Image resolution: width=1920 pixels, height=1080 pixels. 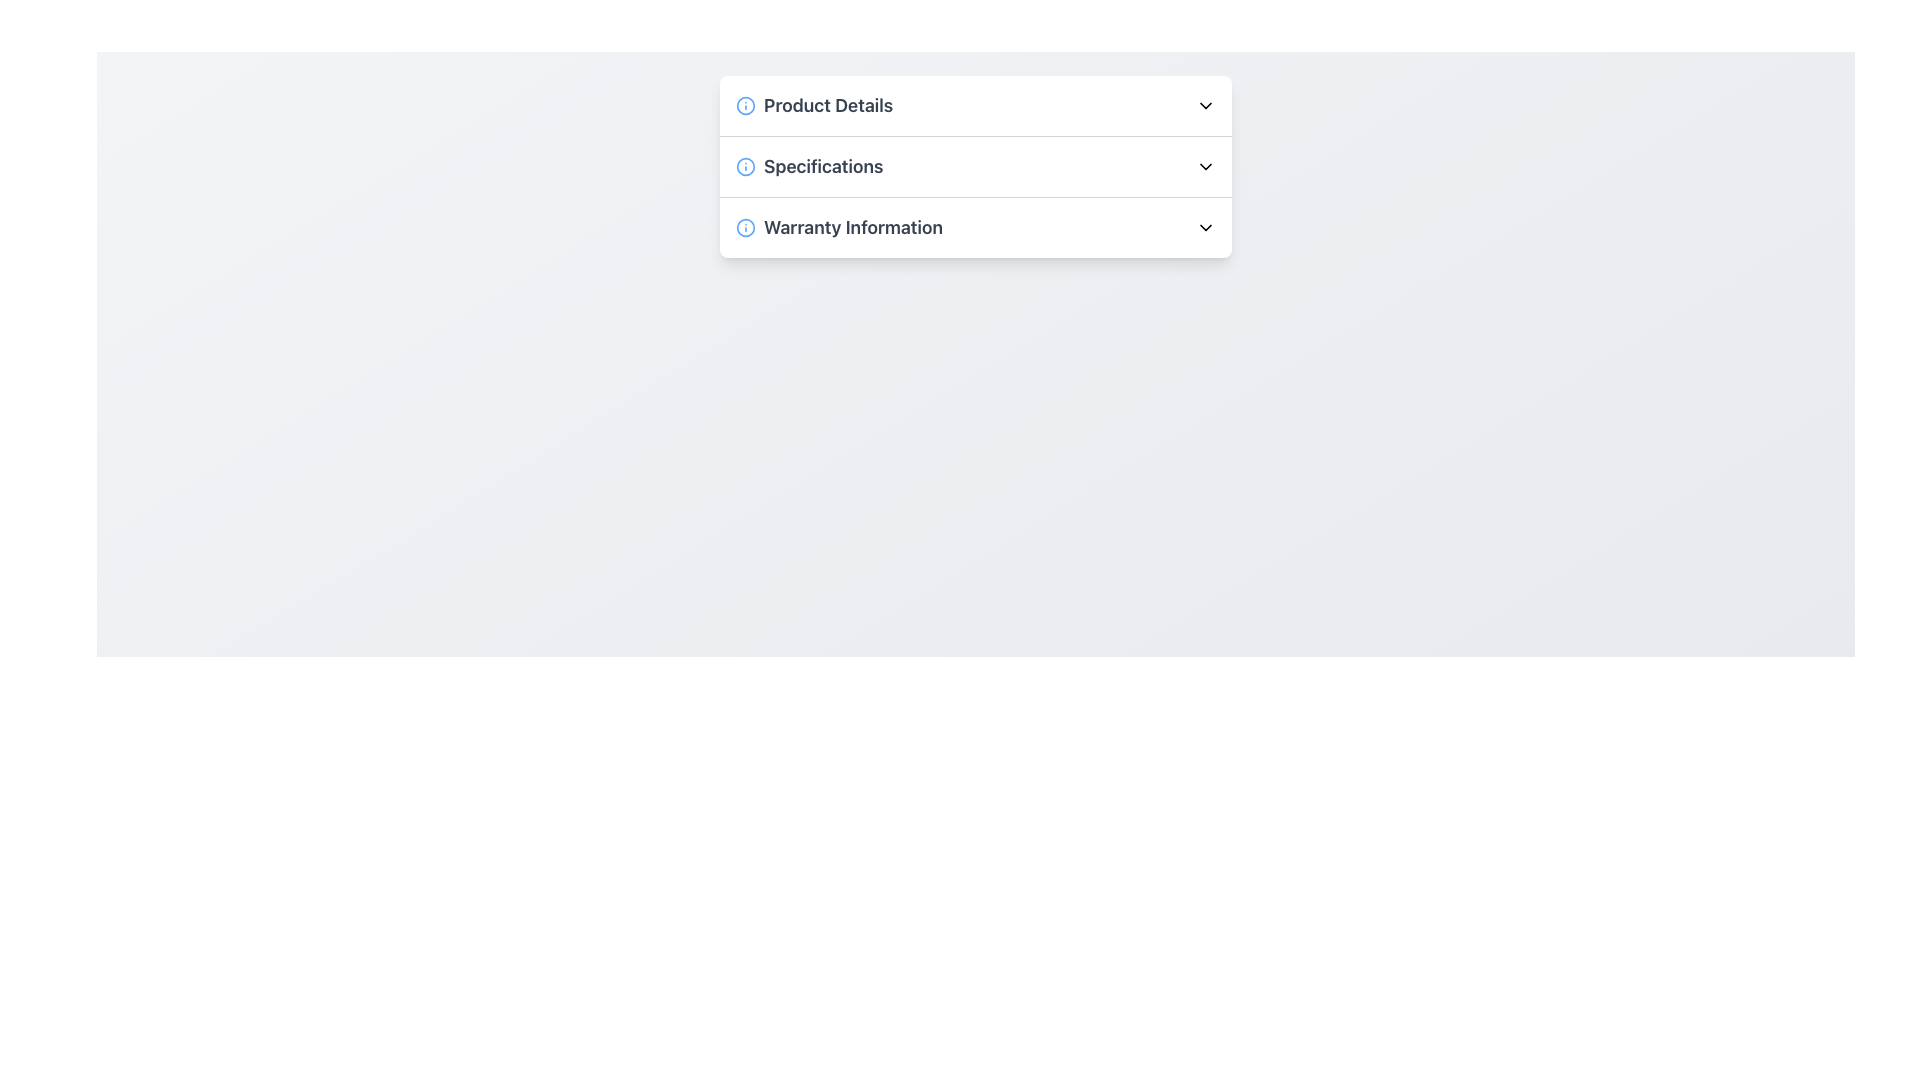 What do you see at coordinates (823, 165) in the screenshot?
I see `the third text label in the dropdown menu that serves as a section title or identifier for specifications` at bounding box center [823, 165].